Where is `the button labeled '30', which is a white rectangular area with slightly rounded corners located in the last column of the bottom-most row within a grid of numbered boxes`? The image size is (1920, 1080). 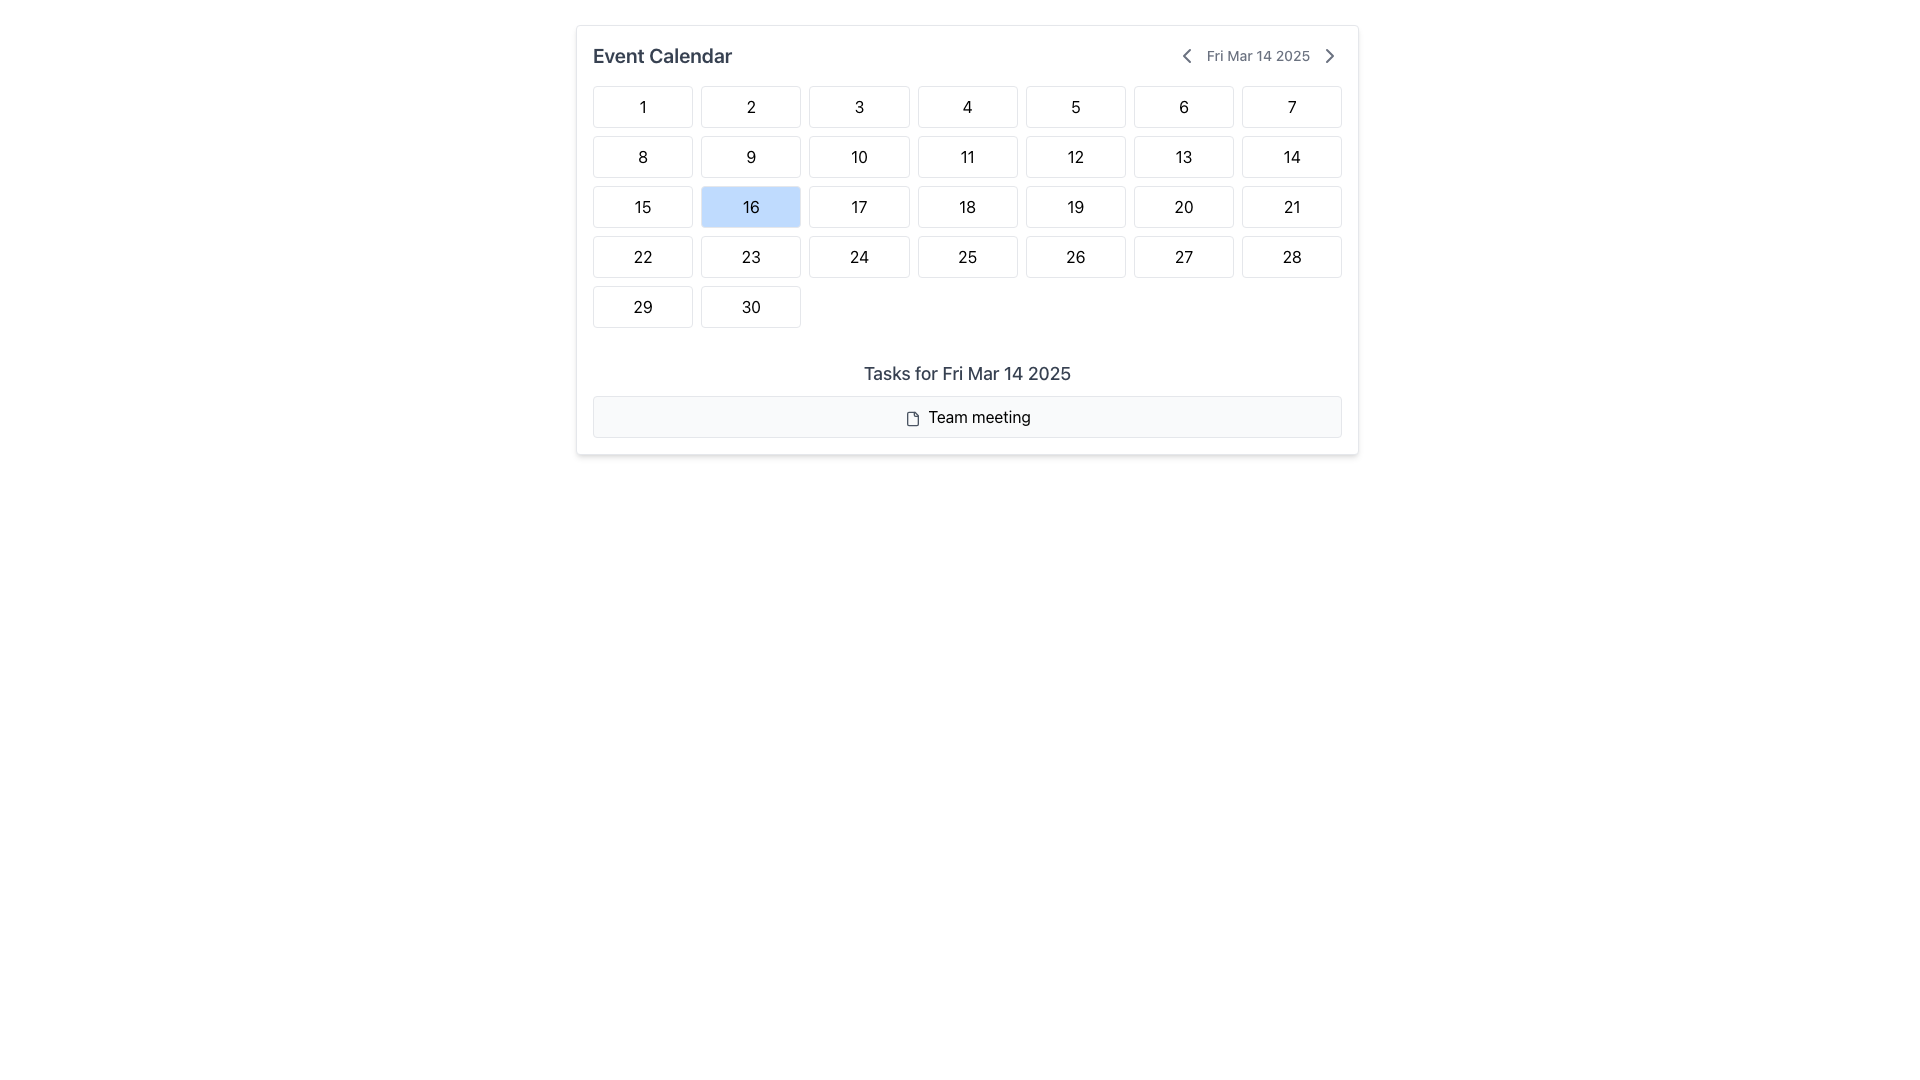
the button labeled '30', which is a white rectangular area with slightly rounded corners located in the last column of the bottom-most row within a grid of numbered boxes is located at coordinates (750, 307).